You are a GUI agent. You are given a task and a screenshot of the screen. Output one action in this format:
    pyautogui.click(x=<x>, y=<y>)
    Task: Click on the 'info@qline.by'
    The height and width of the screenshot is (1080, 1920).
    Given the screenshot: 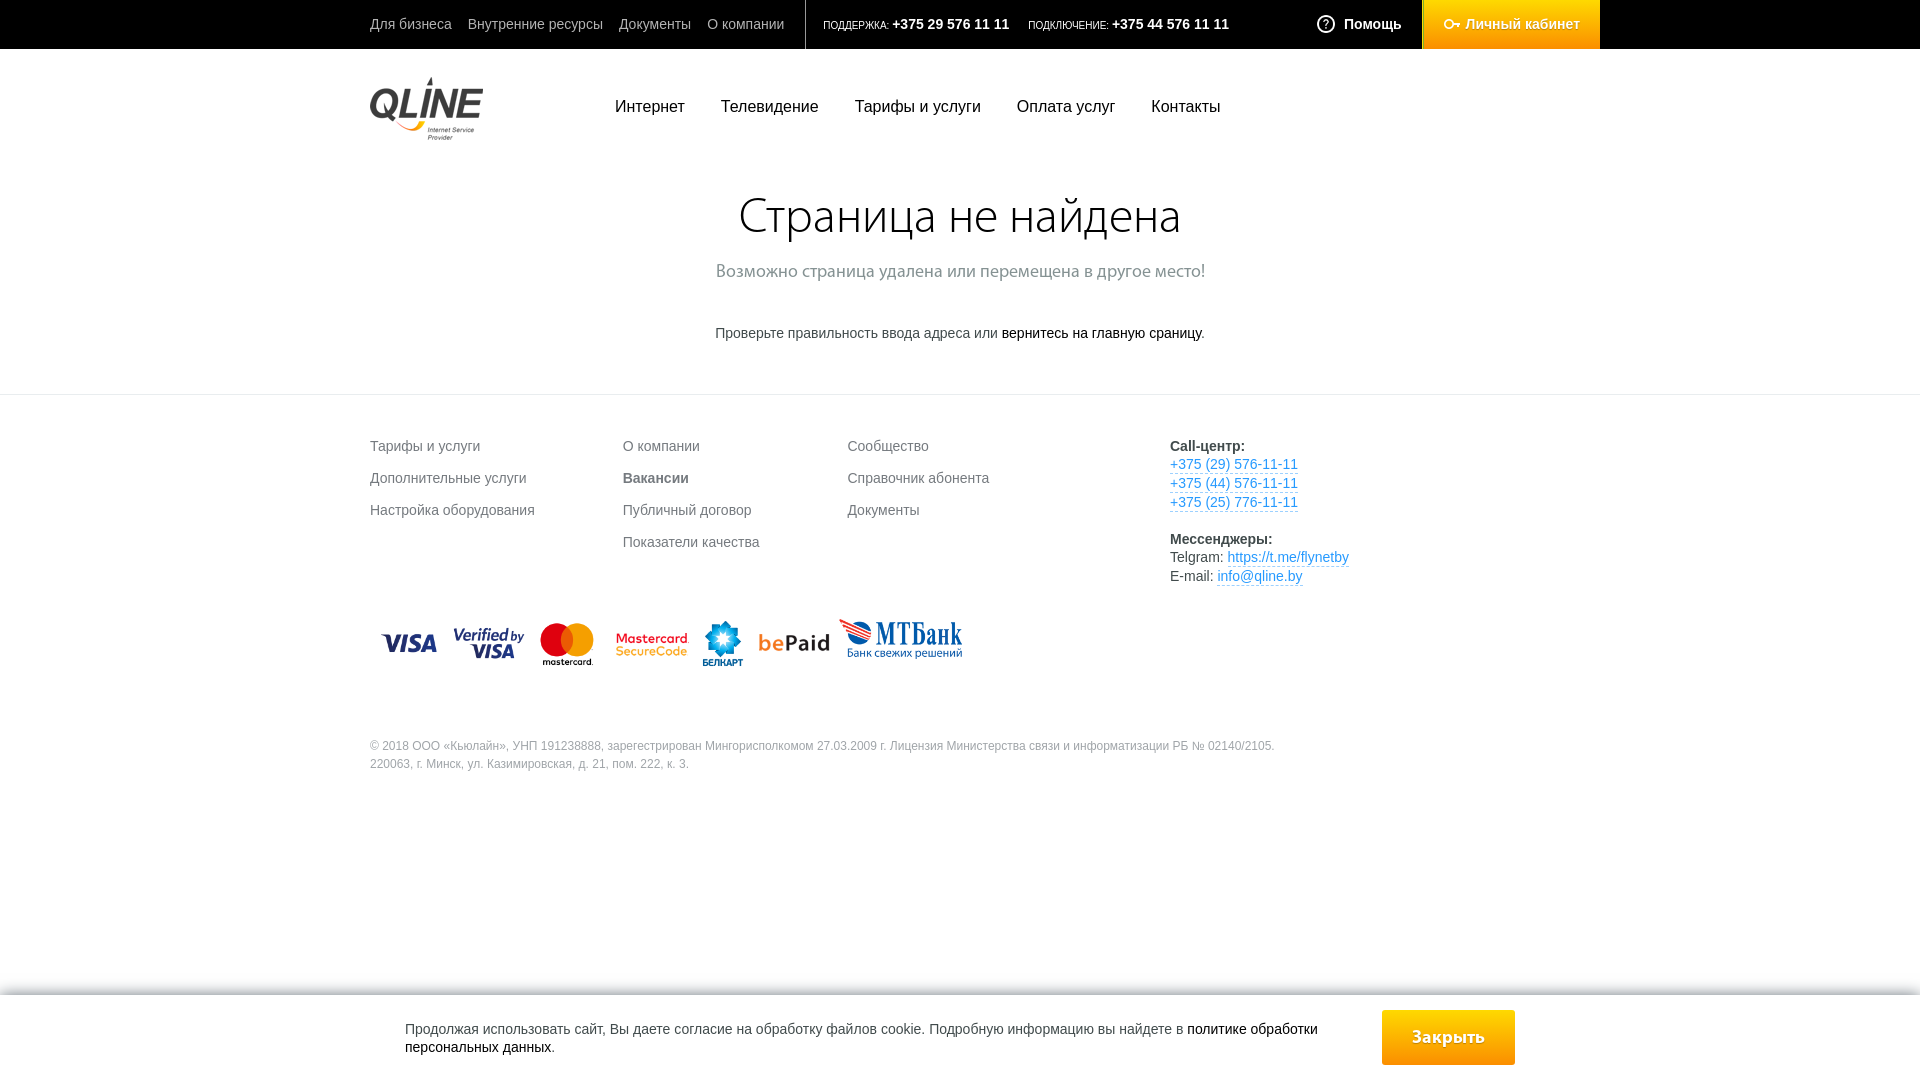 What is the action you would take?
    pyautogui.click(x=1258, y=576)
    